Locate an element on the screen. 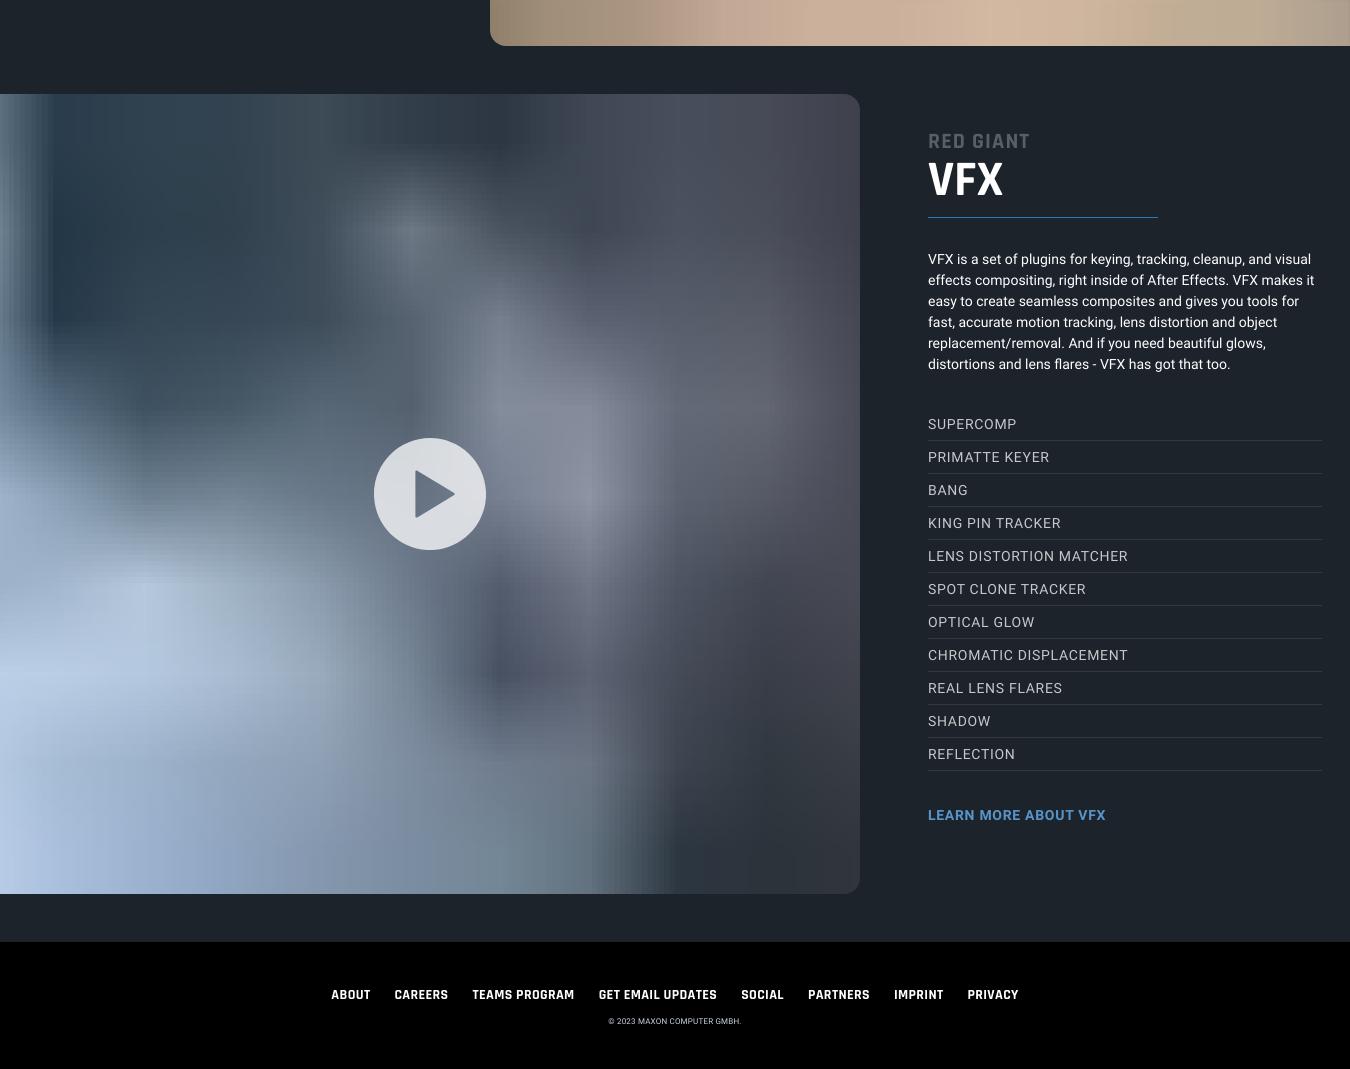  'CAREERS' is located at coordinates (421, 993).